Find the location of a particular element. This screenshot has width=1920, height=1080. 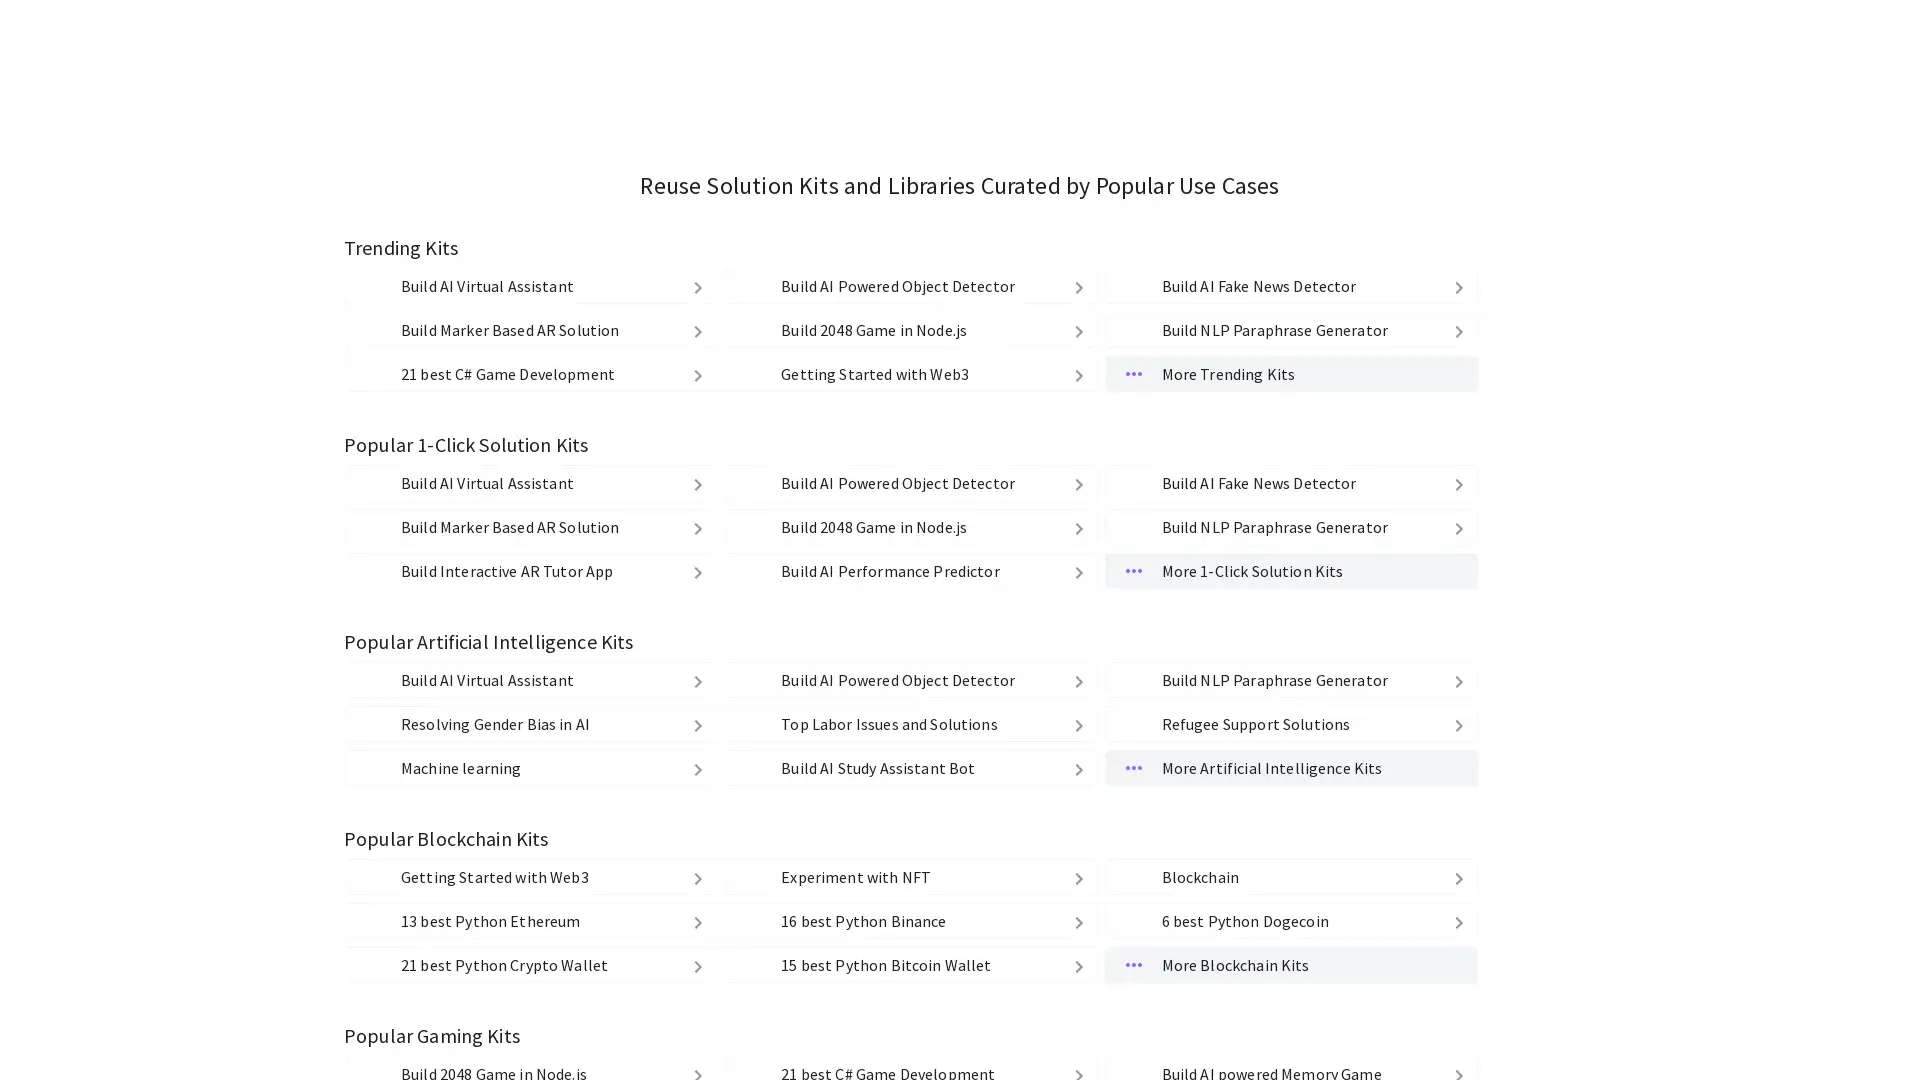

Low is located at coordinates (1117, 504).